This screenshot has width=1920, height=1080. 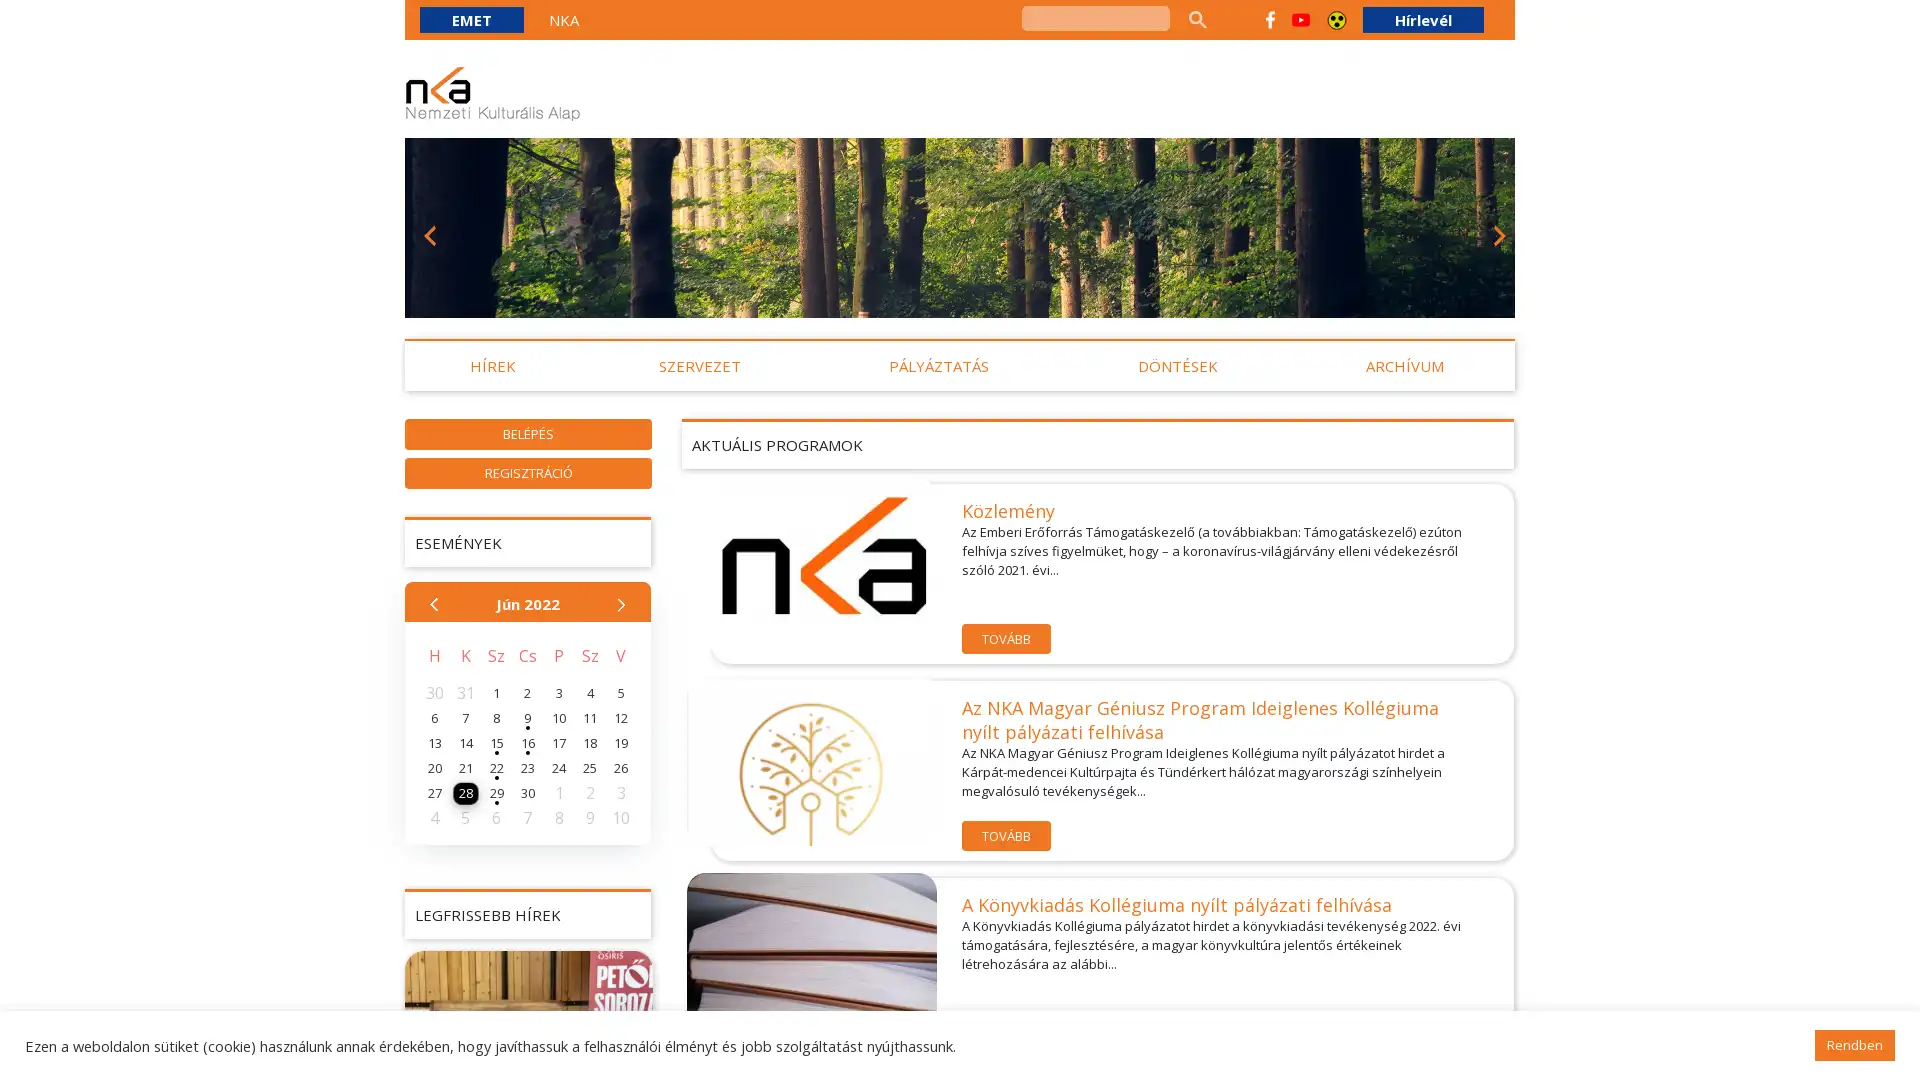 What do you see at coordinates (1853, 1044) in the screenshot?
I see `Rendben` at bounding box center [1853, 1044].